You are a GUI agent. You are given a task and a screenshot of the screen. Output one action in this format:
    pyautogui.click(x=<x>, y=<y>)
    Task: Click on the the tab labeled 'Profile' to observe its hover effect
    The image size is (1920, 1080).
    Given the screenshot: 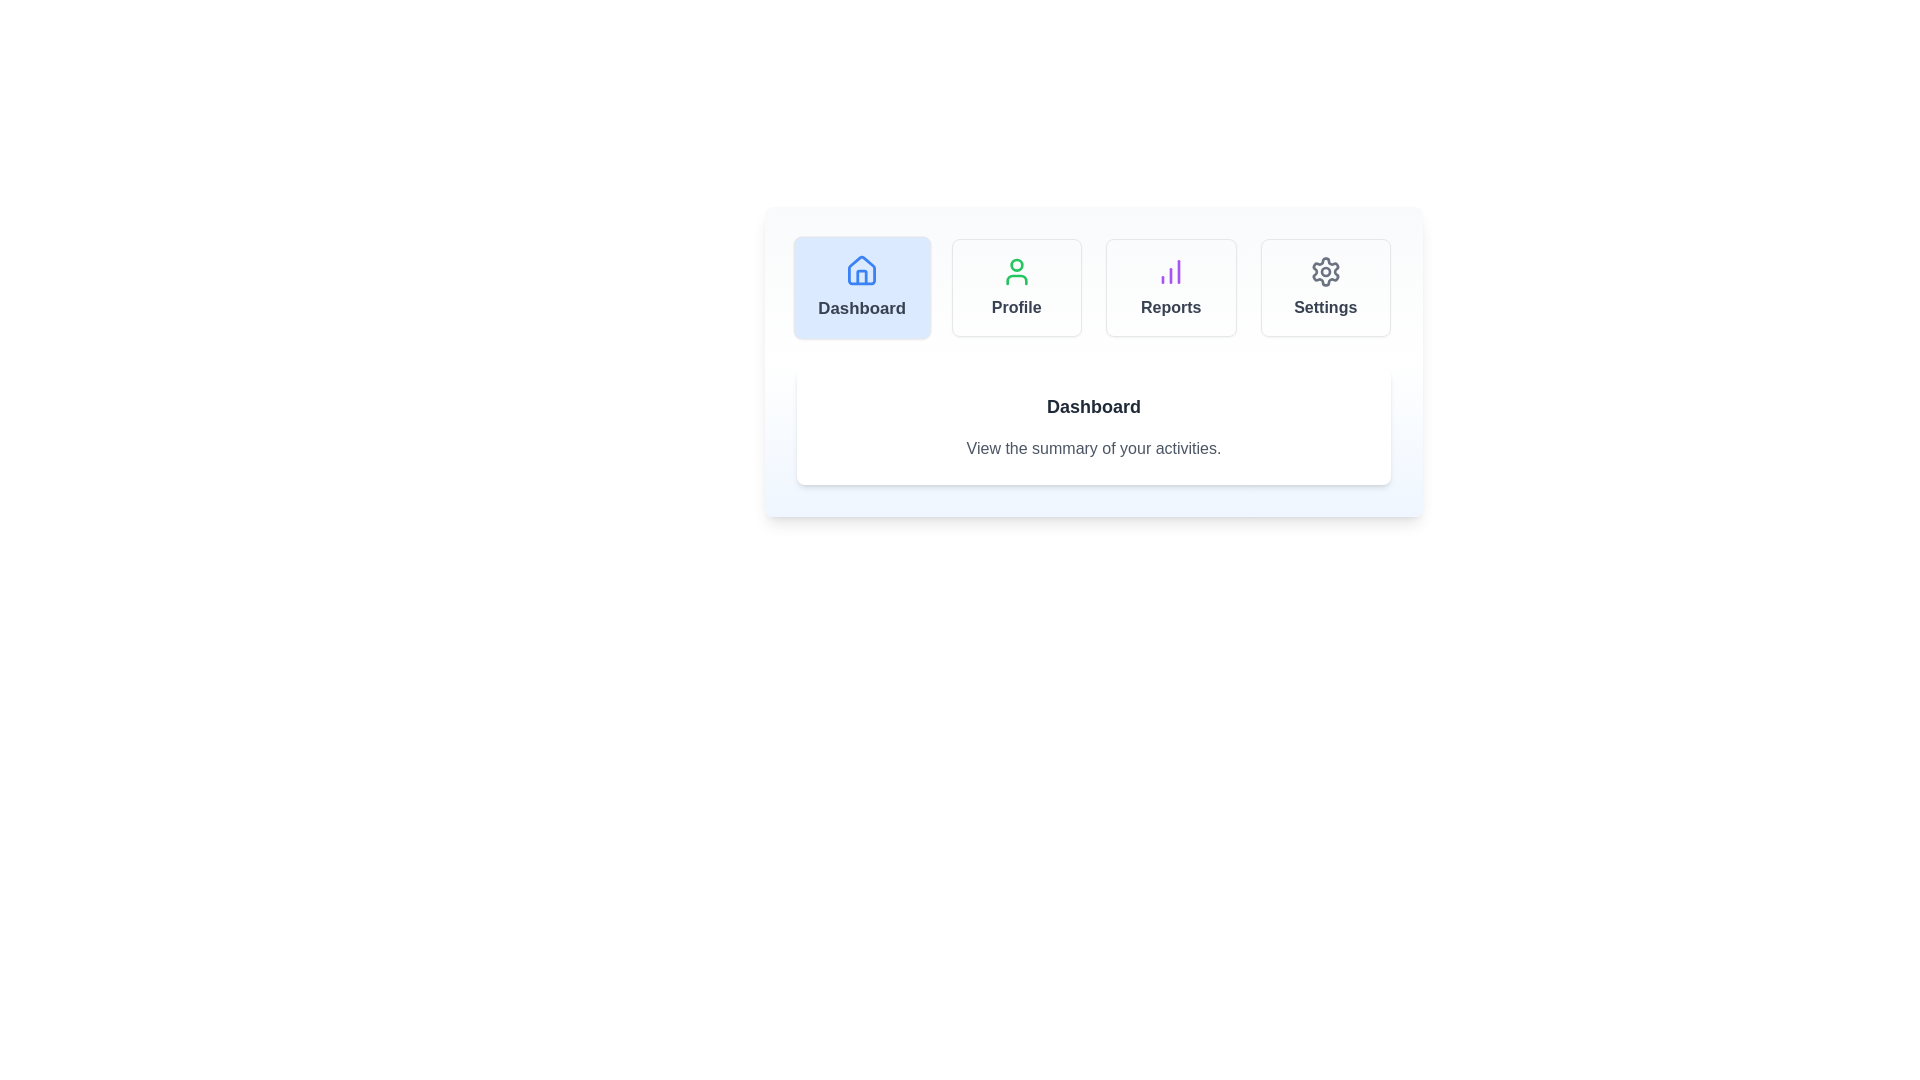 What is the action you would take?
    pyautogui.click(x=1016, y=288)
    